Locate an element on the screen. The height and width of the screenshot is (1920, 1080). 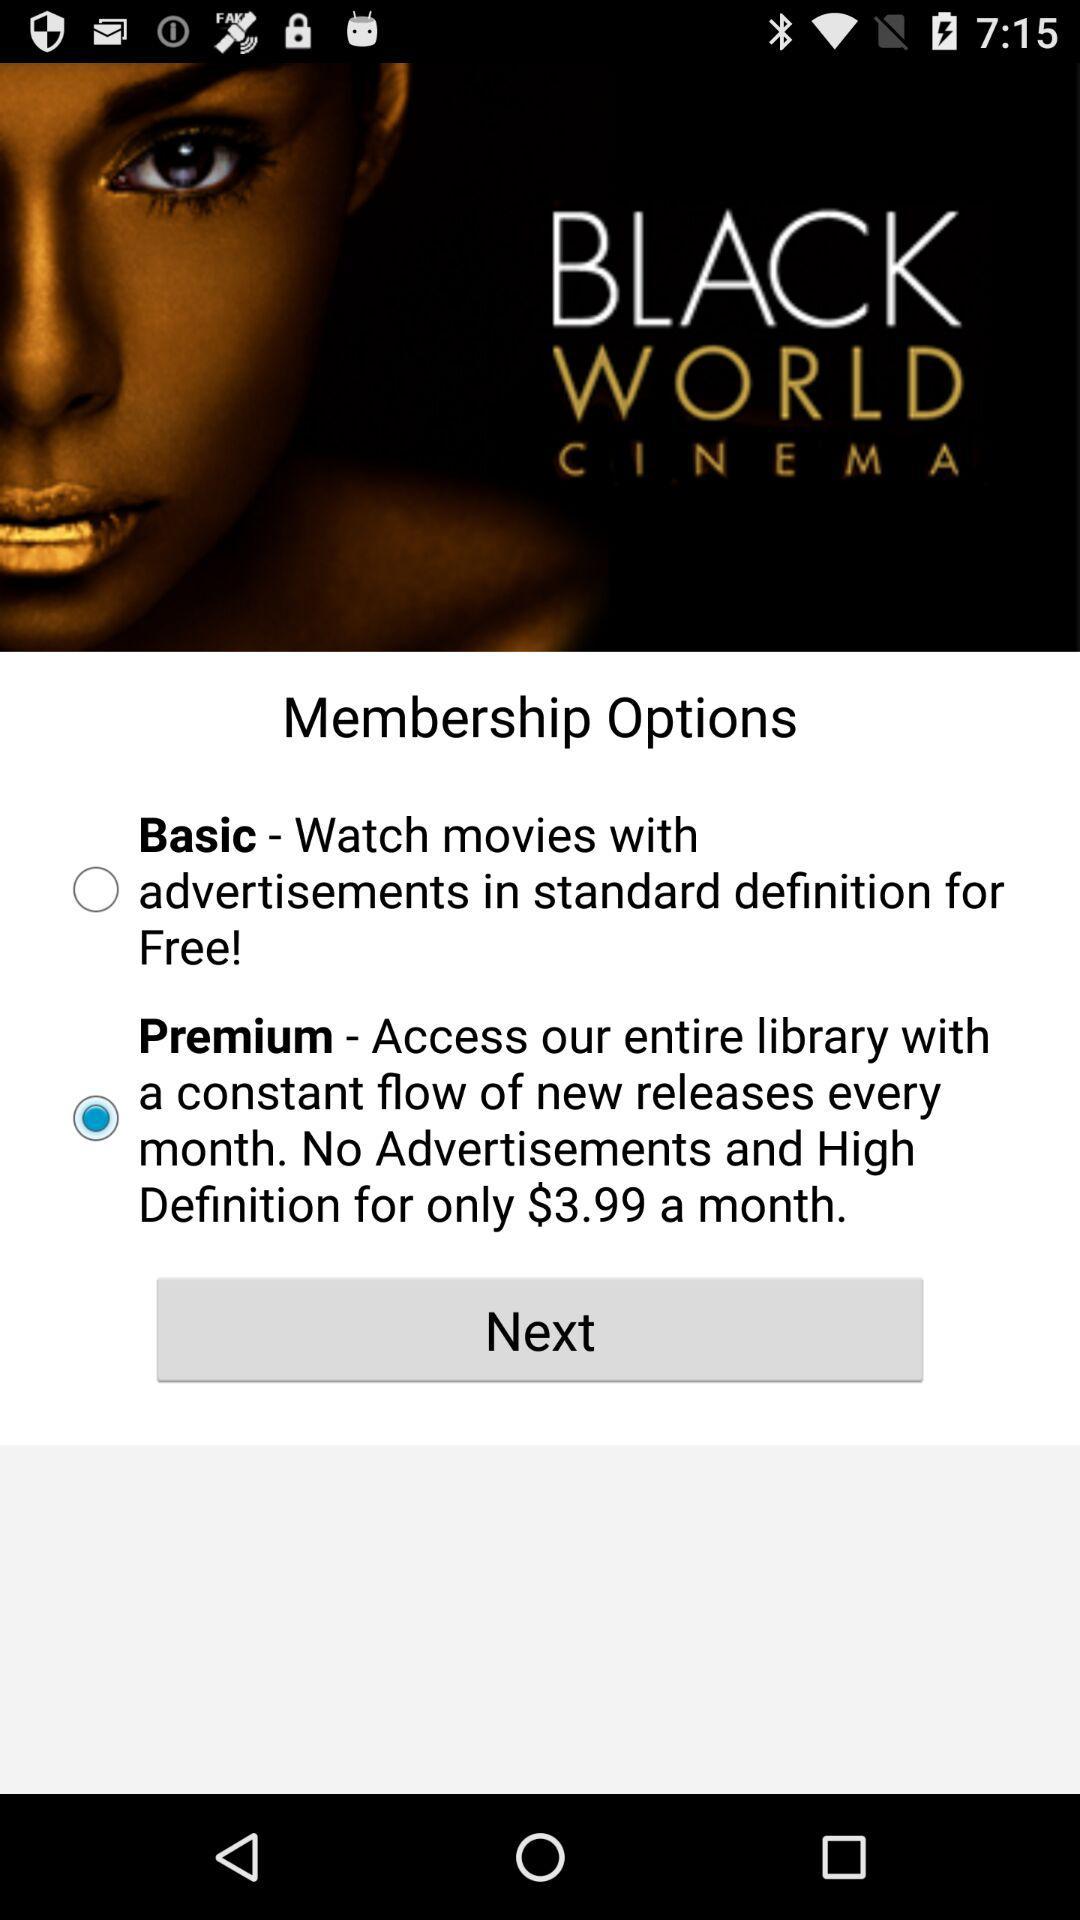
next item is located at coordinates (540, 1329).